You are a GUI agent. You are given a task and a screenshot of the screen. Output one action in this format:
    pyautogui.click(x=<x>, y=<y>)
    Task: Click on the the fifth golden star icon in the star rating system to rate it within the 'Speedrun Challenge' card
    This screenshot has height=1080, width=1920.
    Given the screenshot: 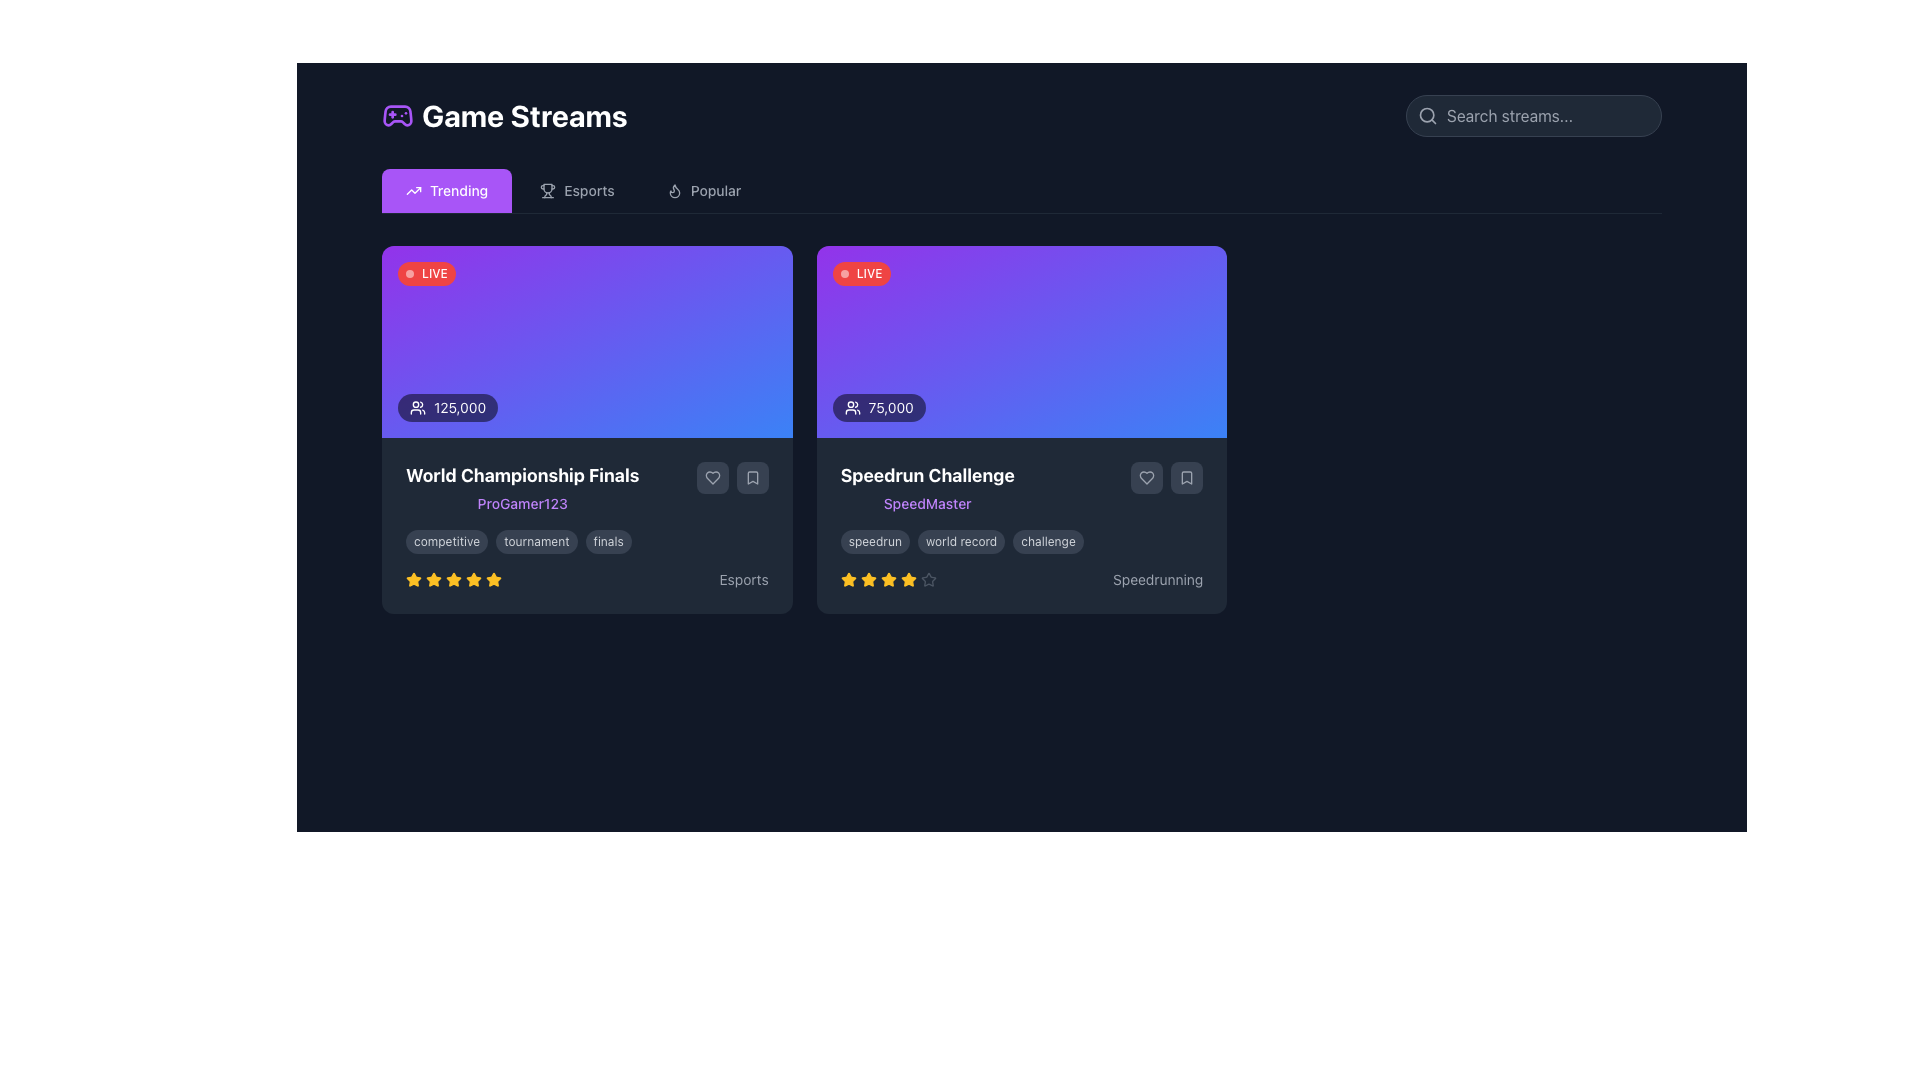 What is the action you would take?
    pyautogui.click(x=887, y=579)
    